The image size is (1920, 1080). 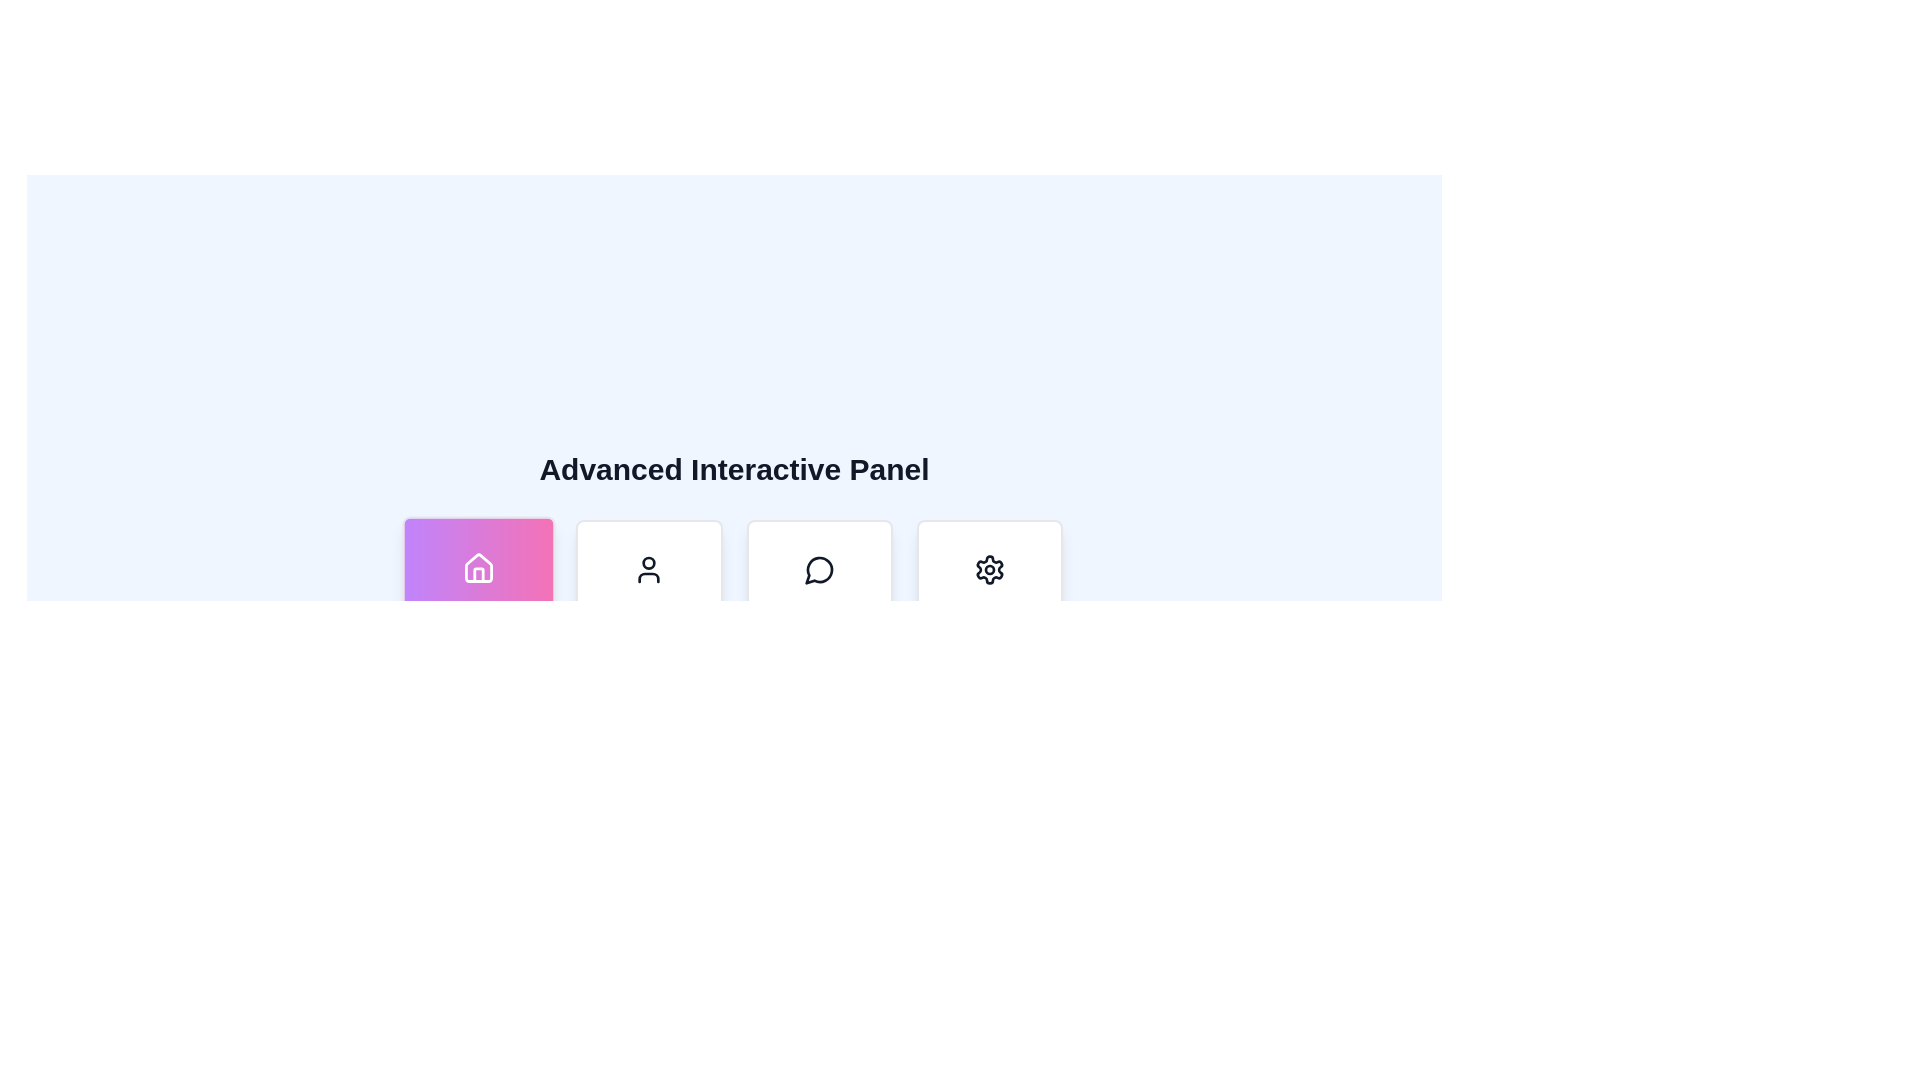 I want to click on the 'Home' graphical icon located on the leftmost side of the icon set beneath the 'Advanced Interactive Panel' title, so click(x=478, y=568).